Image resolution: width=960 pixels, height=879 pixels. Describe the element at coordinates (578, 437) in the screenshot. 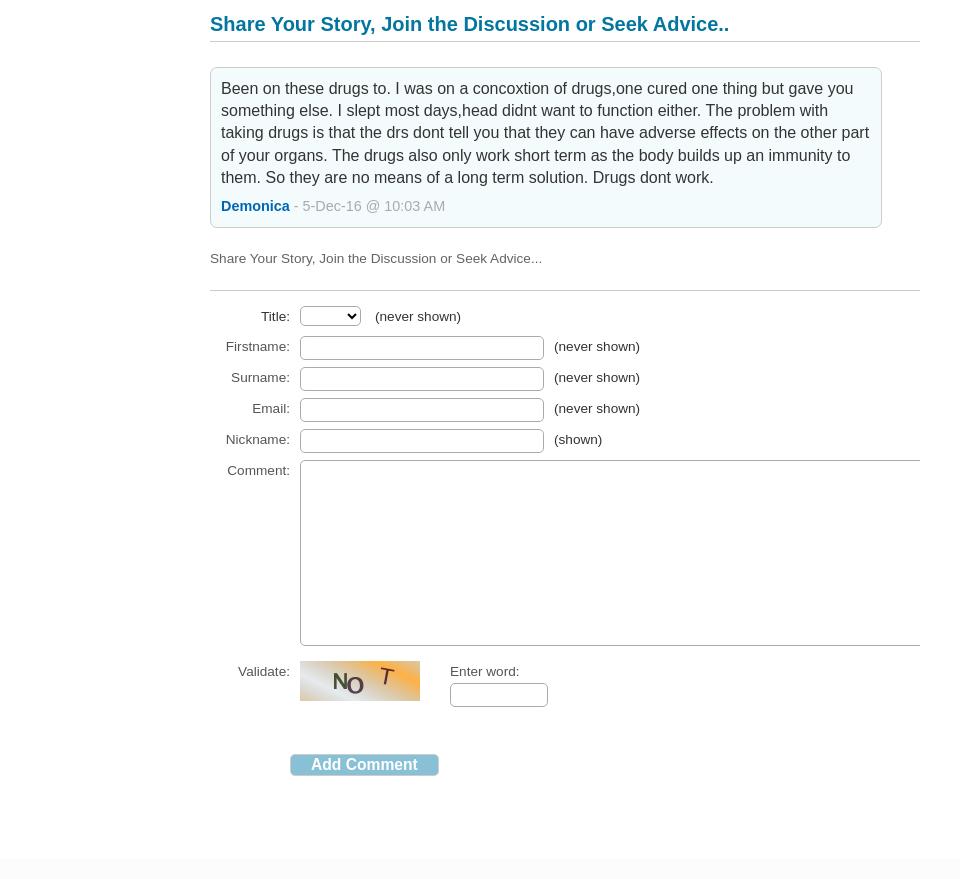

I see `'(shown)'` at that location.